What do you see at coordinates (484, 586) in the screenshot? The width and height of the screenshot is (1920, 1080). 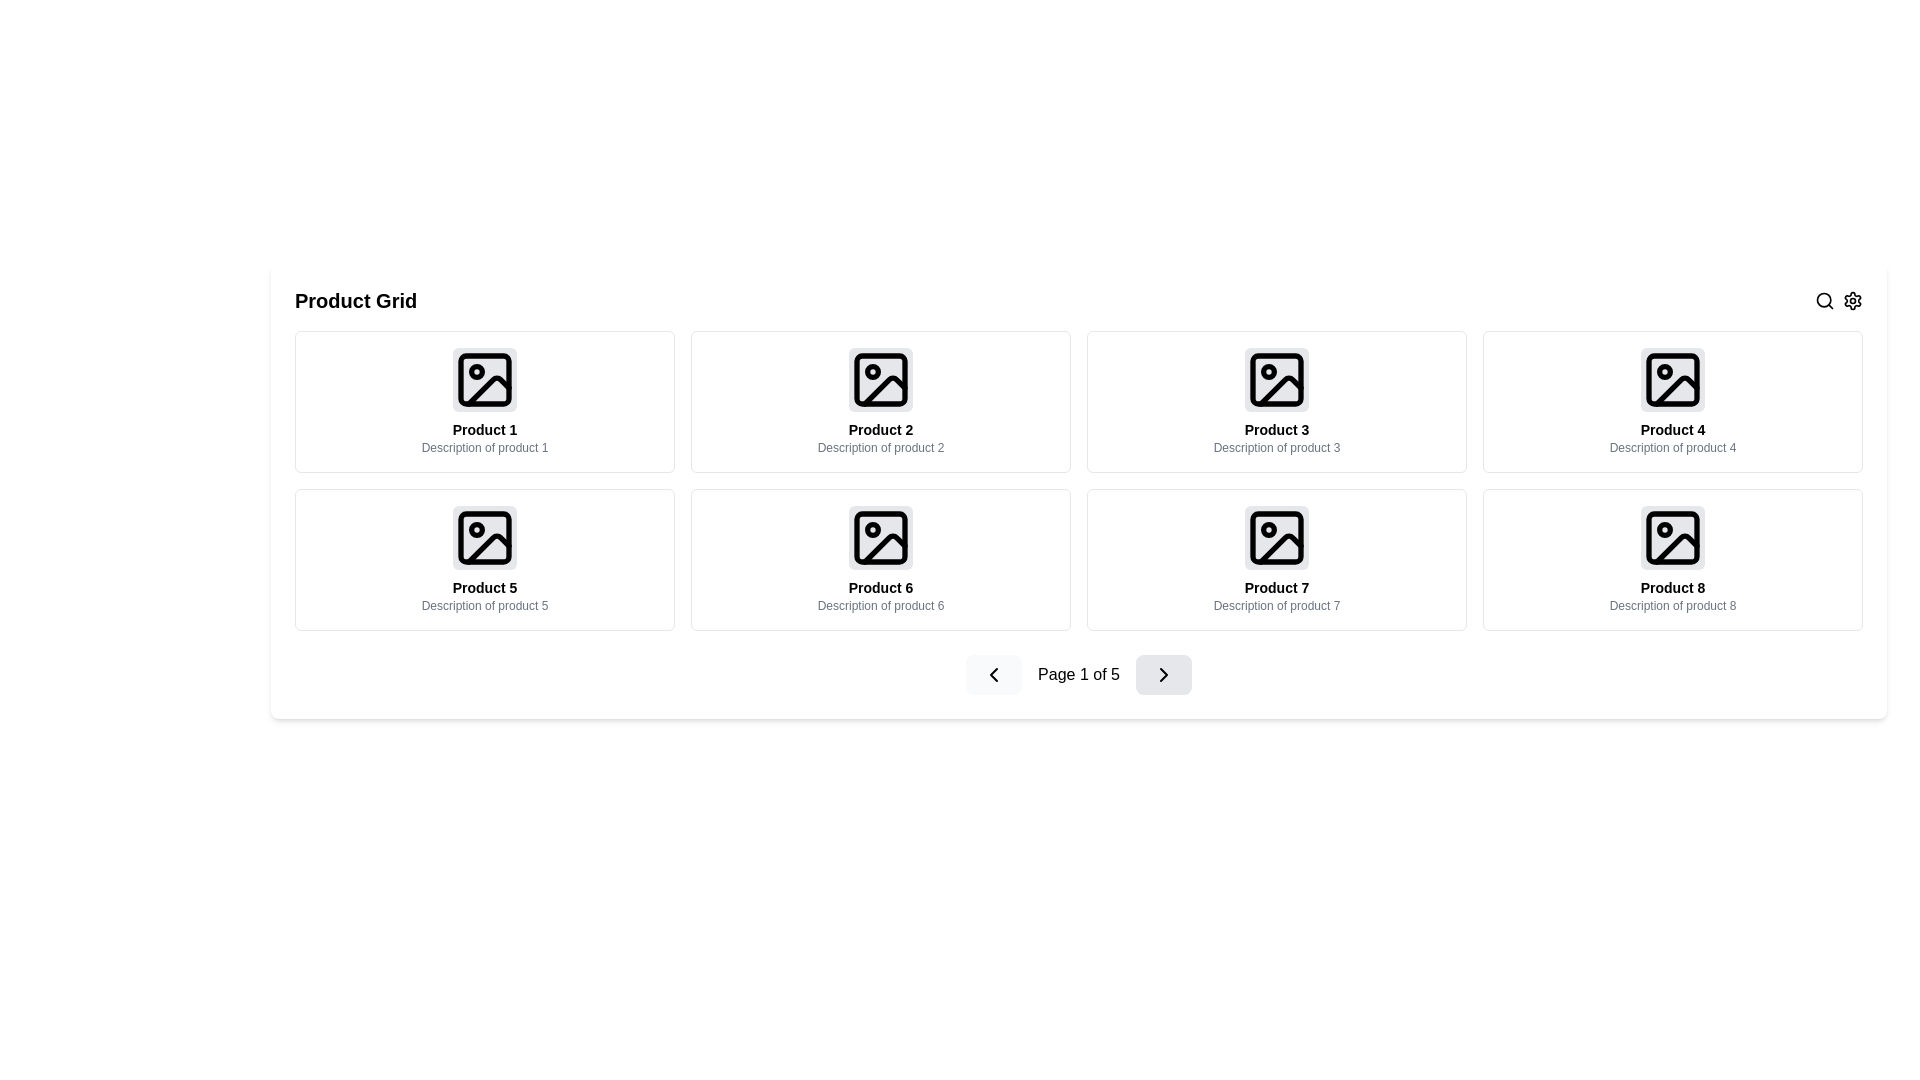 I see `the text label that contains the string 'Product 5', which is styled with a small font size, bold, and center-aligned, located in the product card for 'Product 5'` at bounding box center [484, 586].